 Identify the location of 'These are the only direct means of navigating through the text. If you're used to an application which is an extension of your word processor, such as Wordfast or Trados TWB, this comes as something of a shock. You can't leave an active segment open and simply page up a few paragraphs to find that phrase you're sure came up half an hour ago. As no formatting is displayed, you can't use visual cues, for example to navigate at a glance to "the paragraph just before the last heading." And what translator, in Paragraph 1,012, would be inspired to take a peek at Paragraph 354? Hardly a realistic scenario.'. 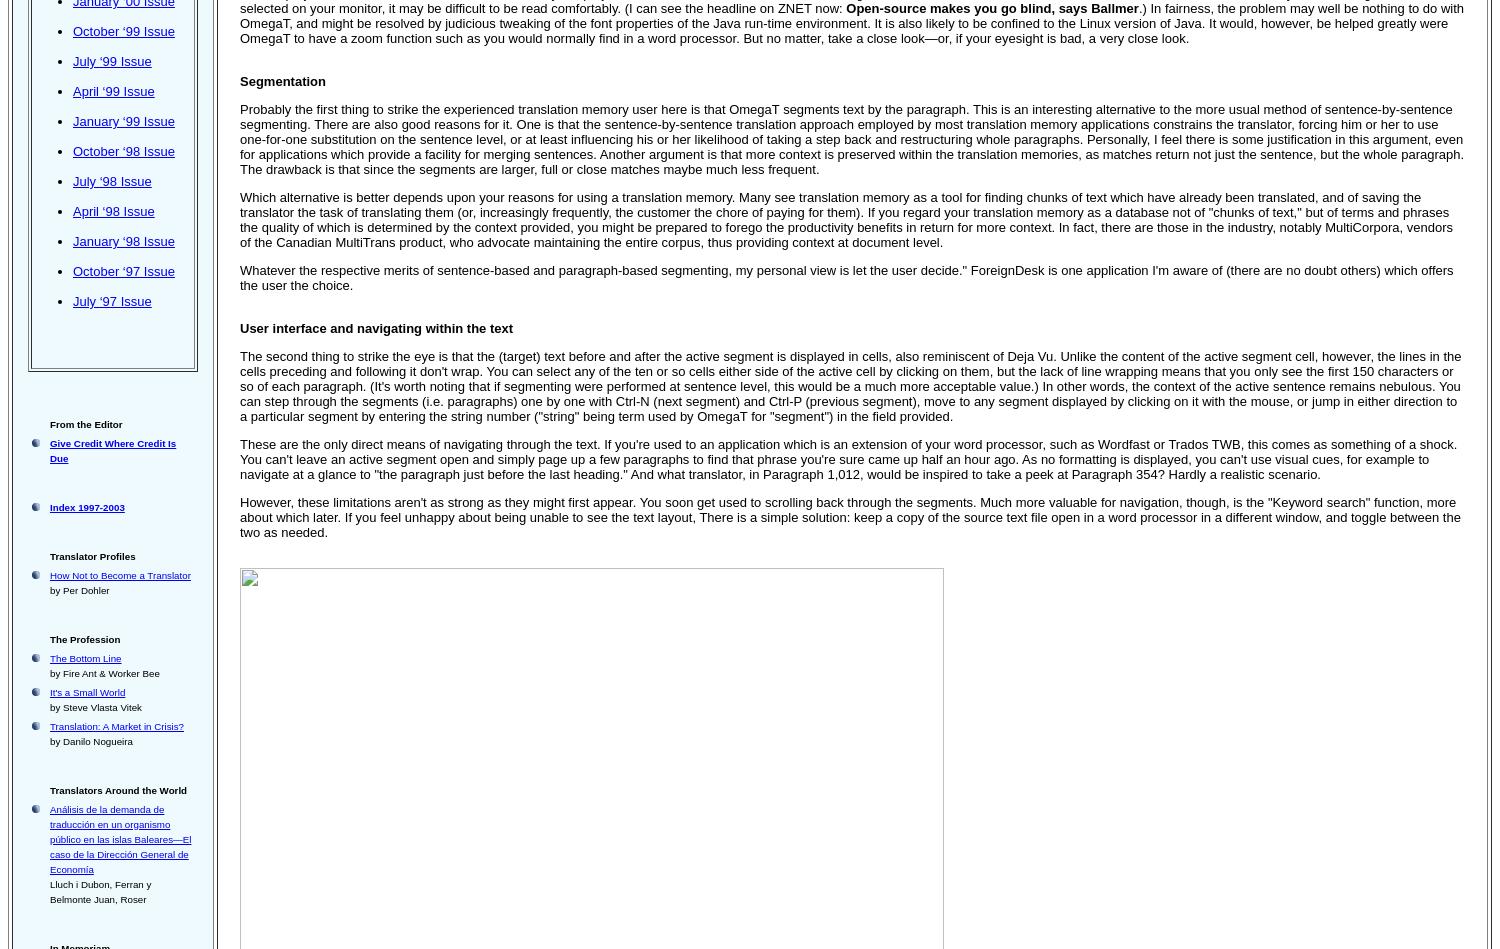
(847, 459).